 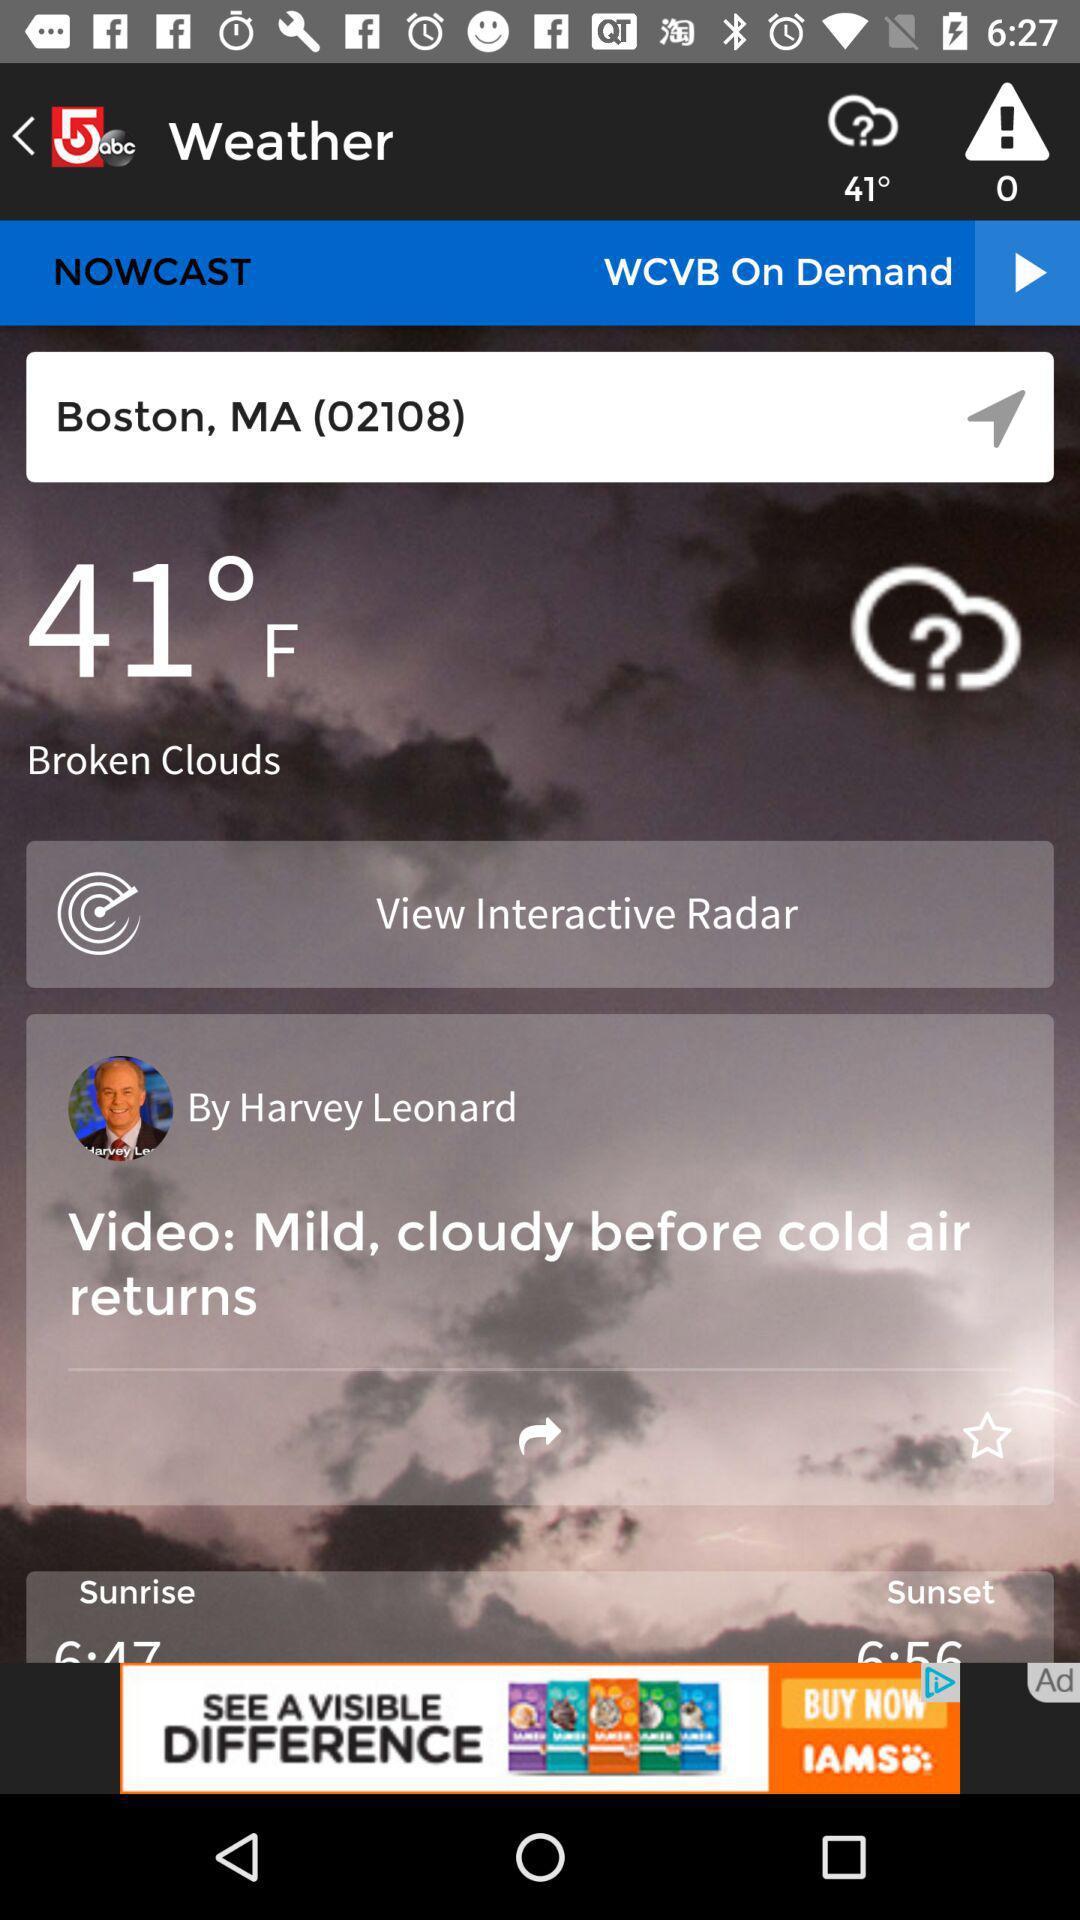 I want to click on the favorite icon, so click(x=986, y=1435).